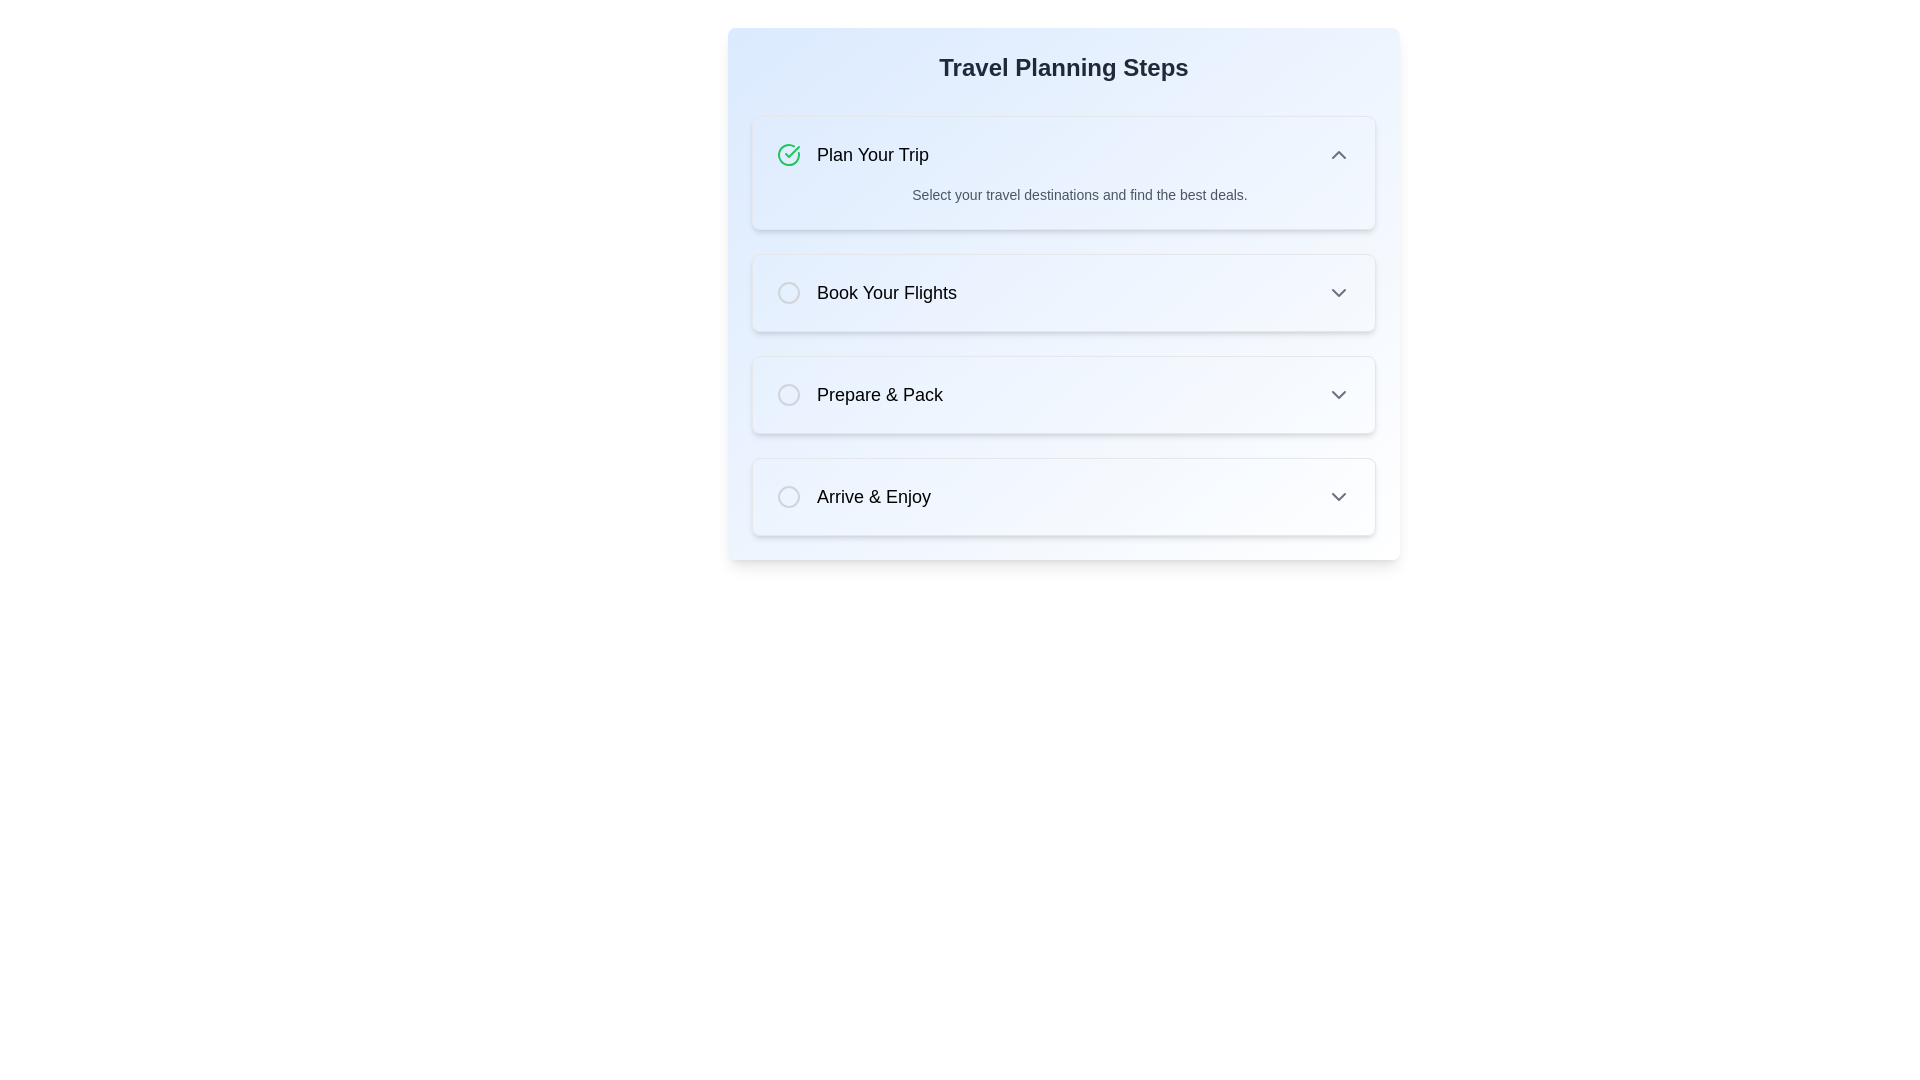 The width and height of the screenshot is (1920, 1080). Describe the element at coordinates (1339, 153) in the screenshot. I see `the chevron icon at the far right of the 'Plan Your Trip' row` at that location.